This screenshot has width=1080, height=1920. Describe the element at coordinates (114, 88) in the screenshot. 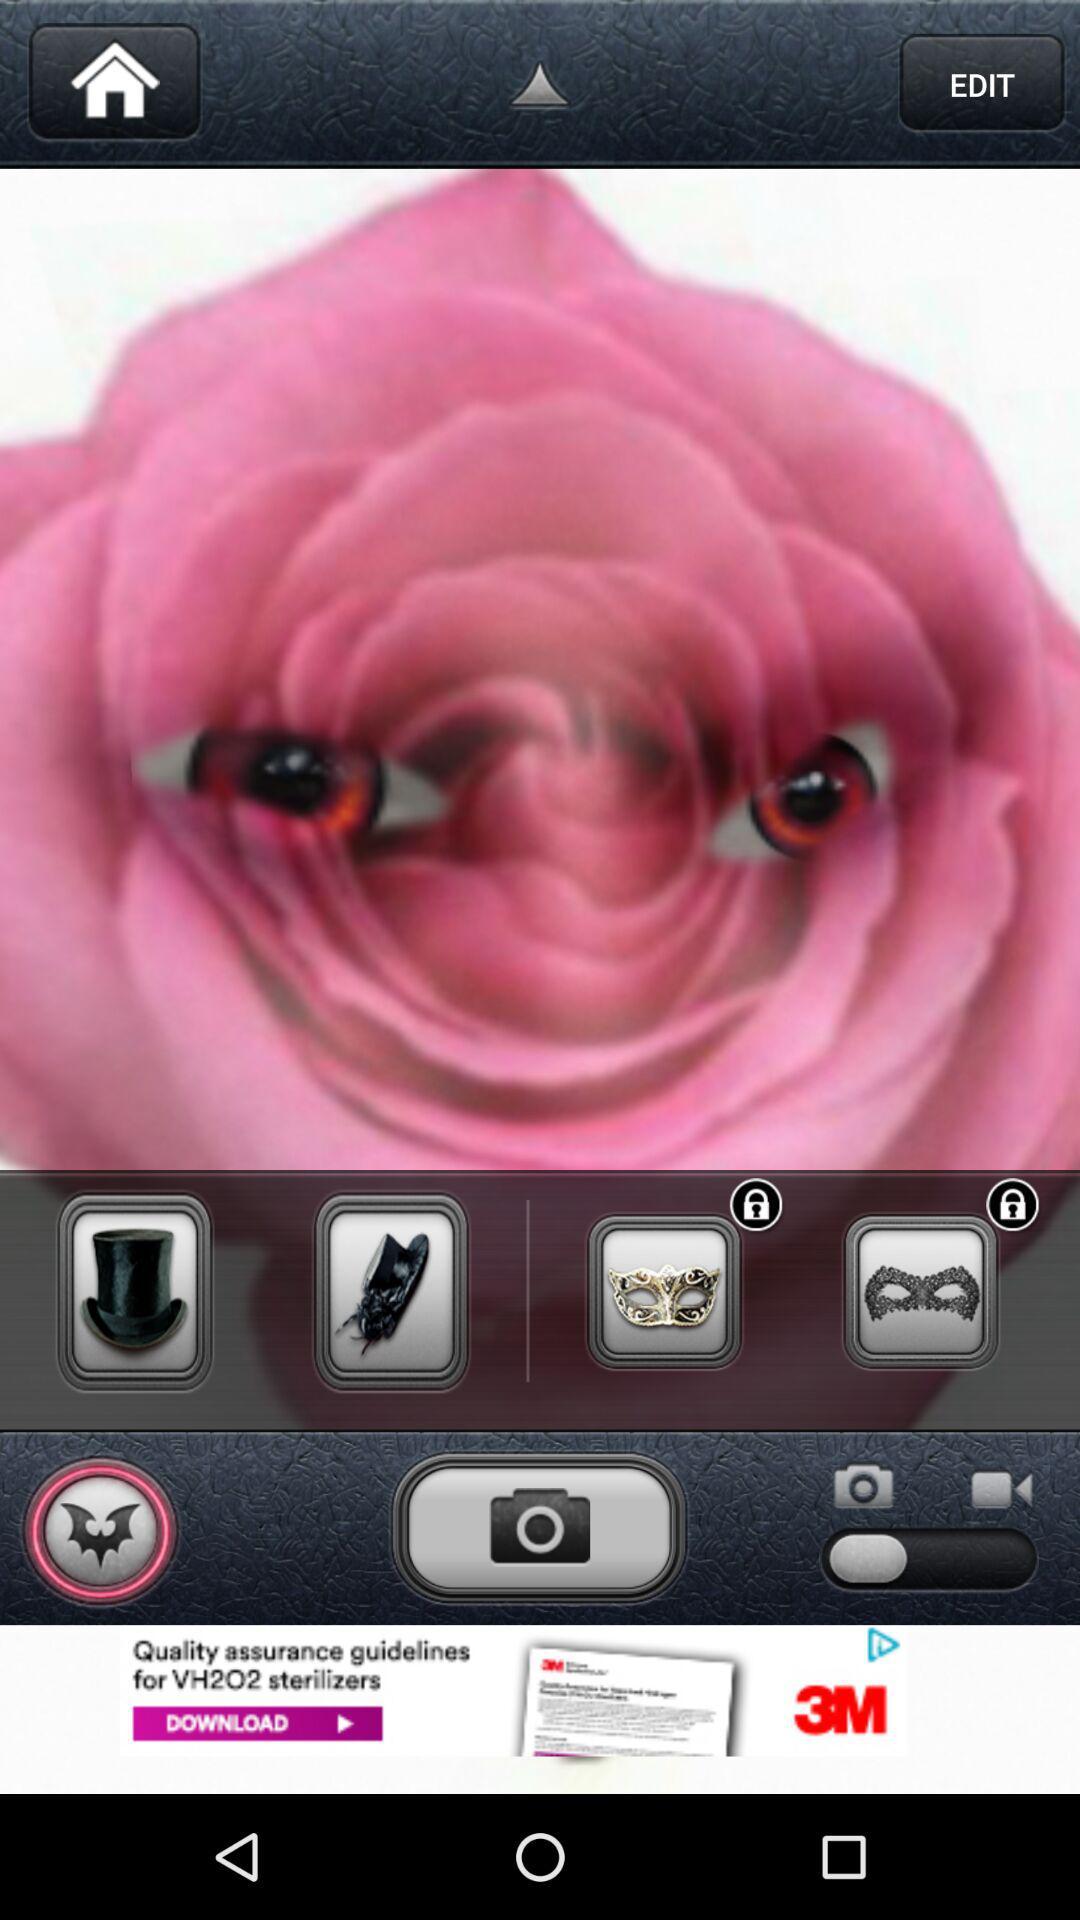

I see `the home icon` at that location.